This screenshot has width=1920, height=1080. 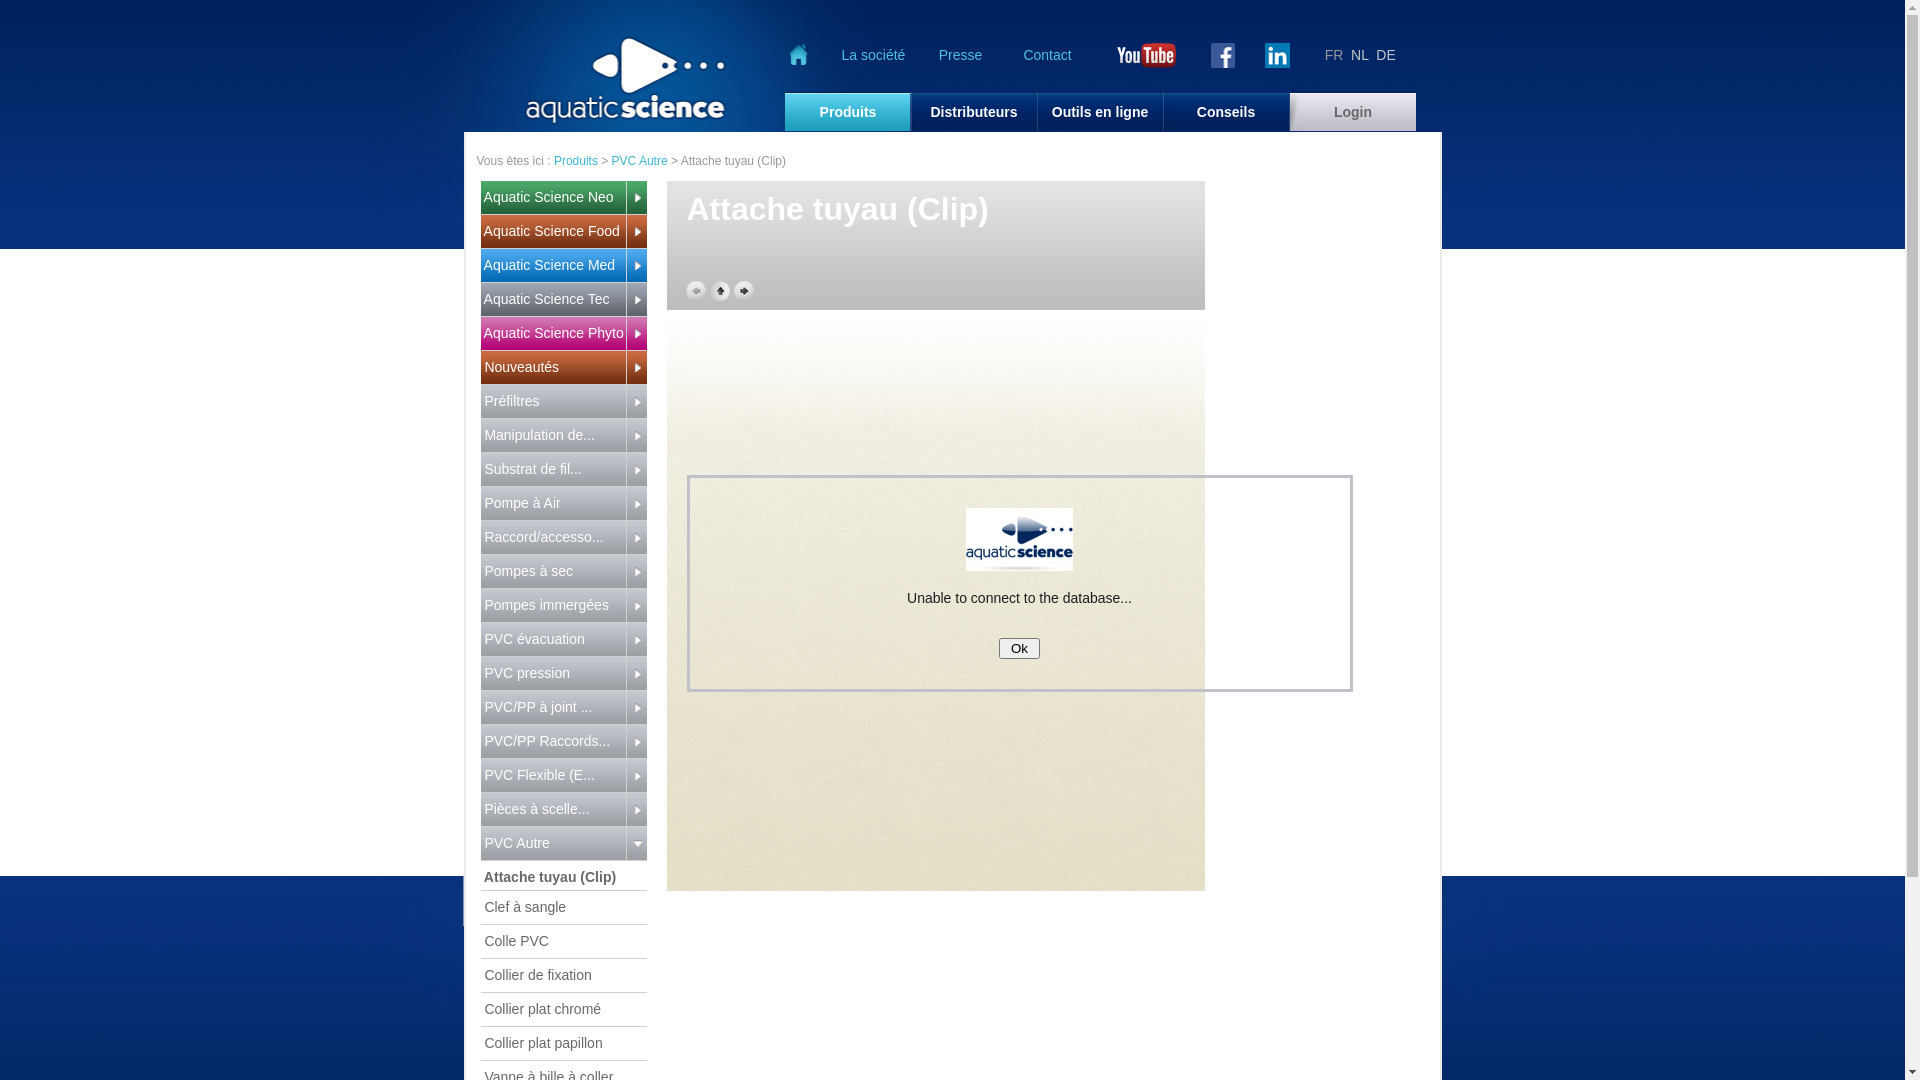 What do you see at coordinates (1359, 53) in the screenshot?
I see `'NL'` at bounding box center [1359, 53].